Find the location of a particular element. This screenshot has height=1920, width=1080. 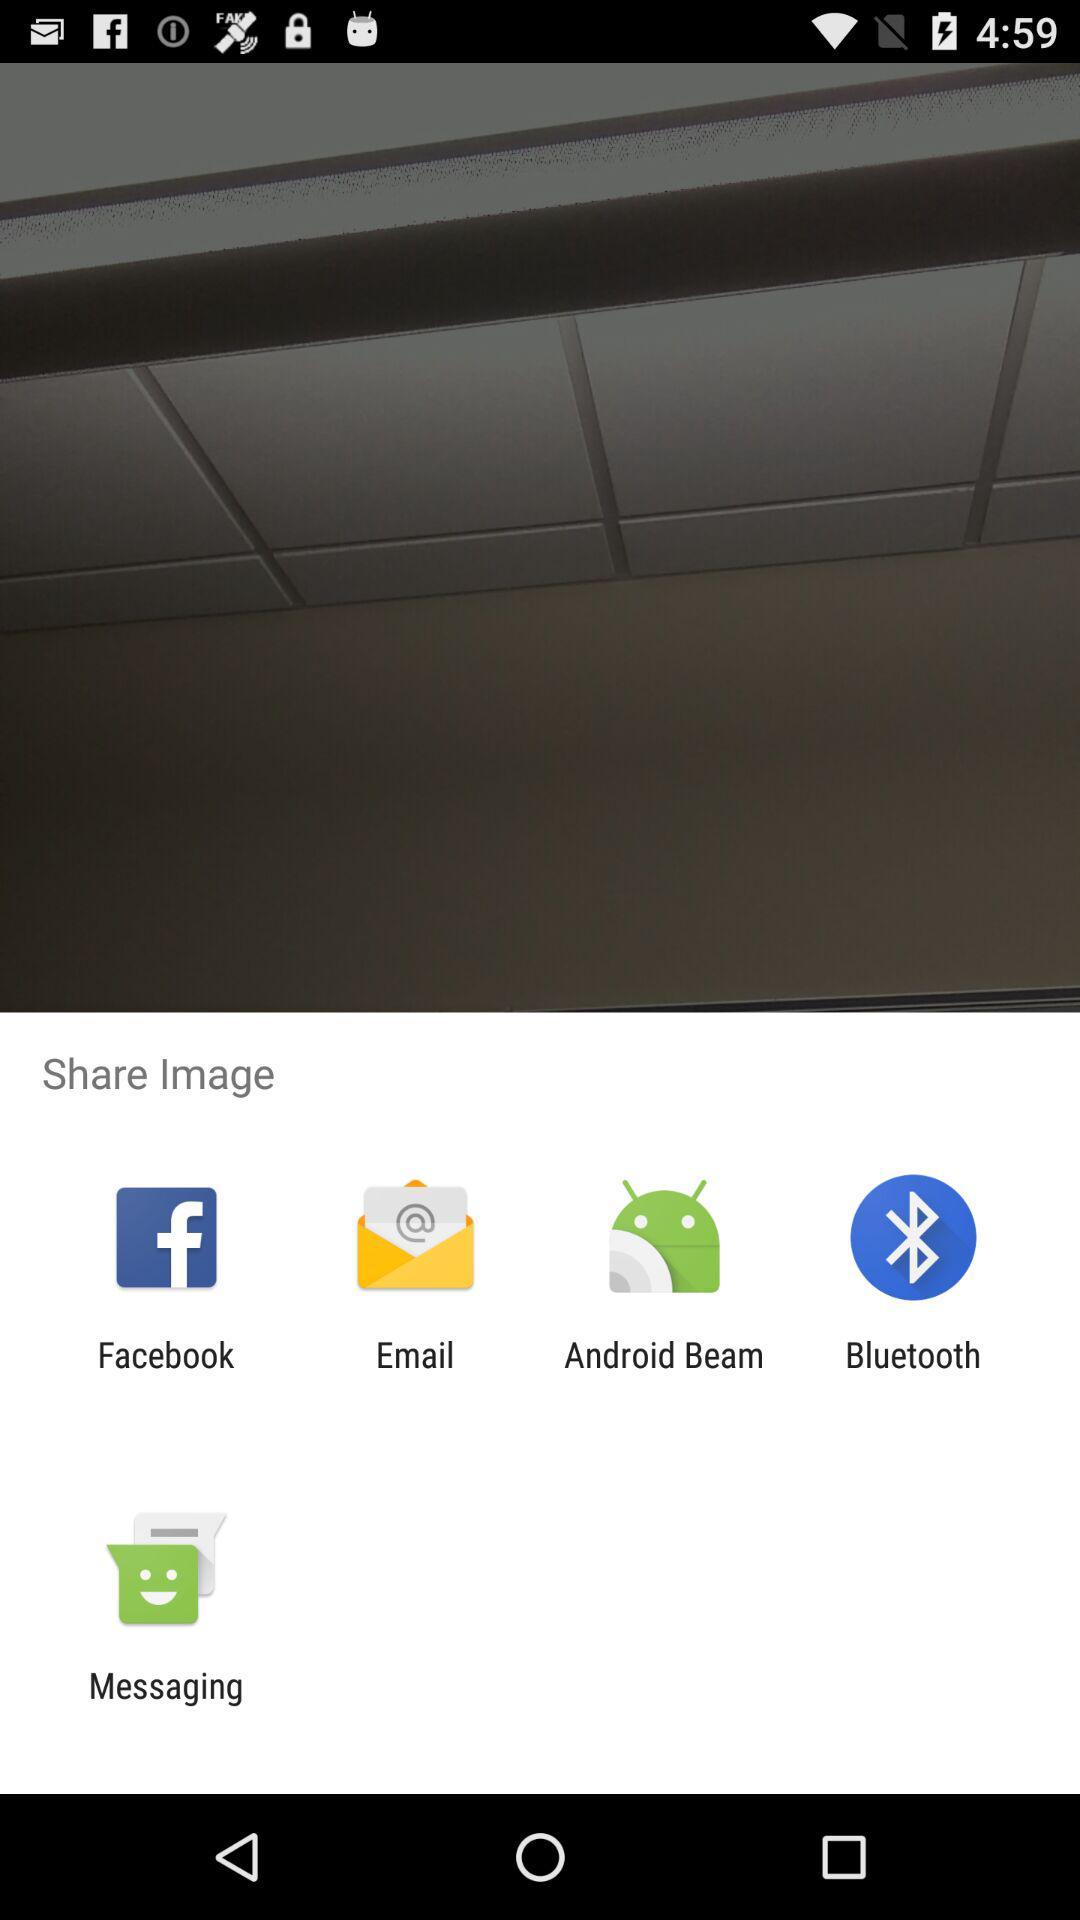

bluetooth is located at coordinates (913, 1374).